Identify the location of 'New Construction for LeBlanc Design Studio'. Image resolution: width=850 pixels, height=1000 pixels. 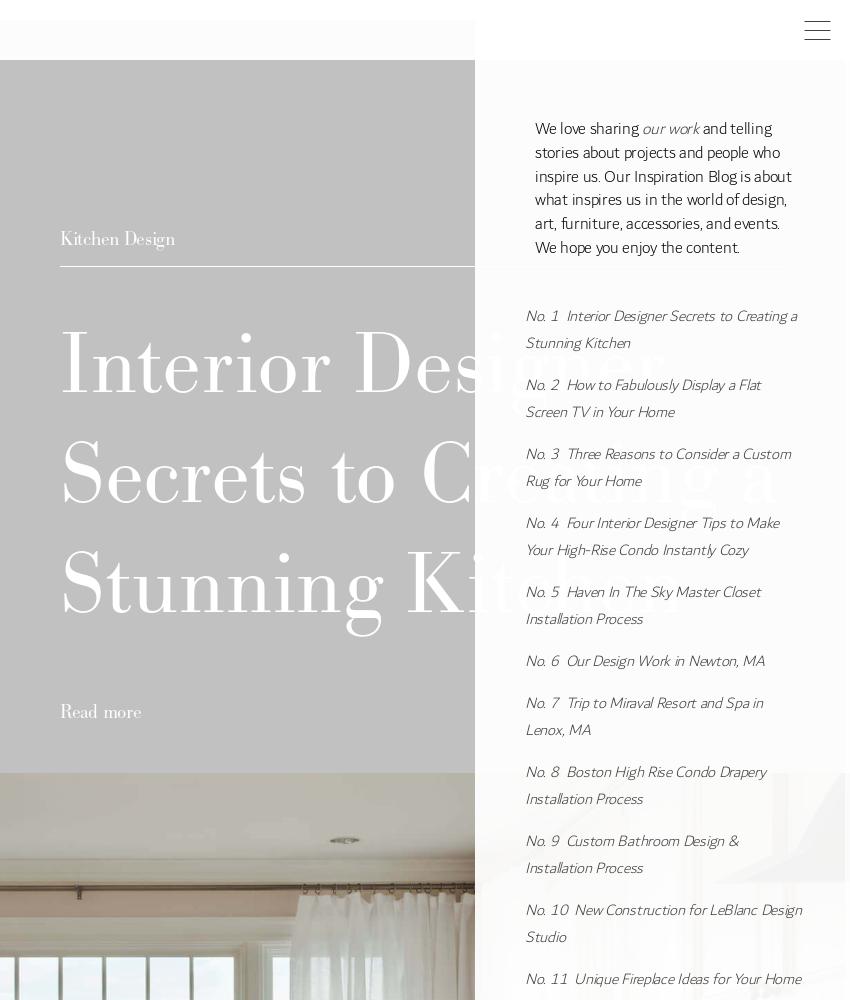
(663, 923).